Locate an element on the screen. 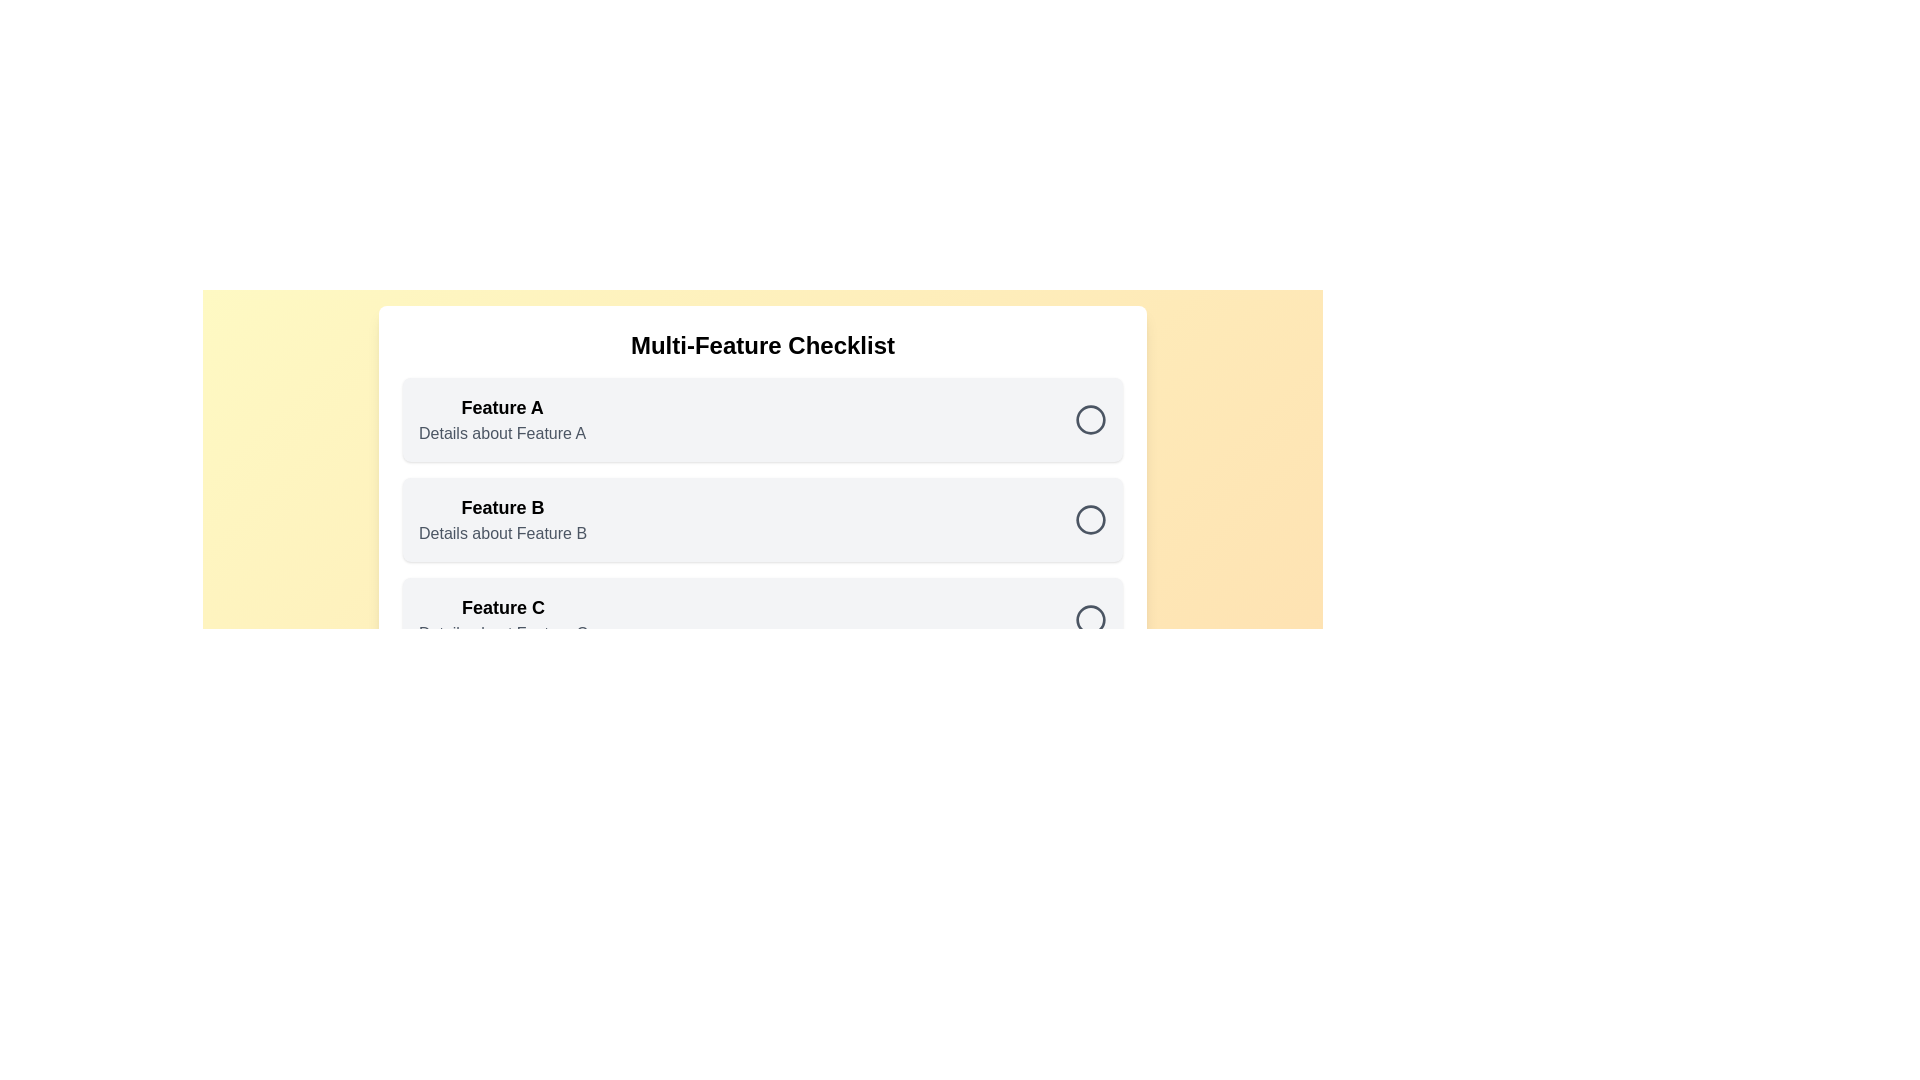 The height and width of the screenshot is (1080, 1920). the checklist item Feature C is located at coordinates (1089, 619).